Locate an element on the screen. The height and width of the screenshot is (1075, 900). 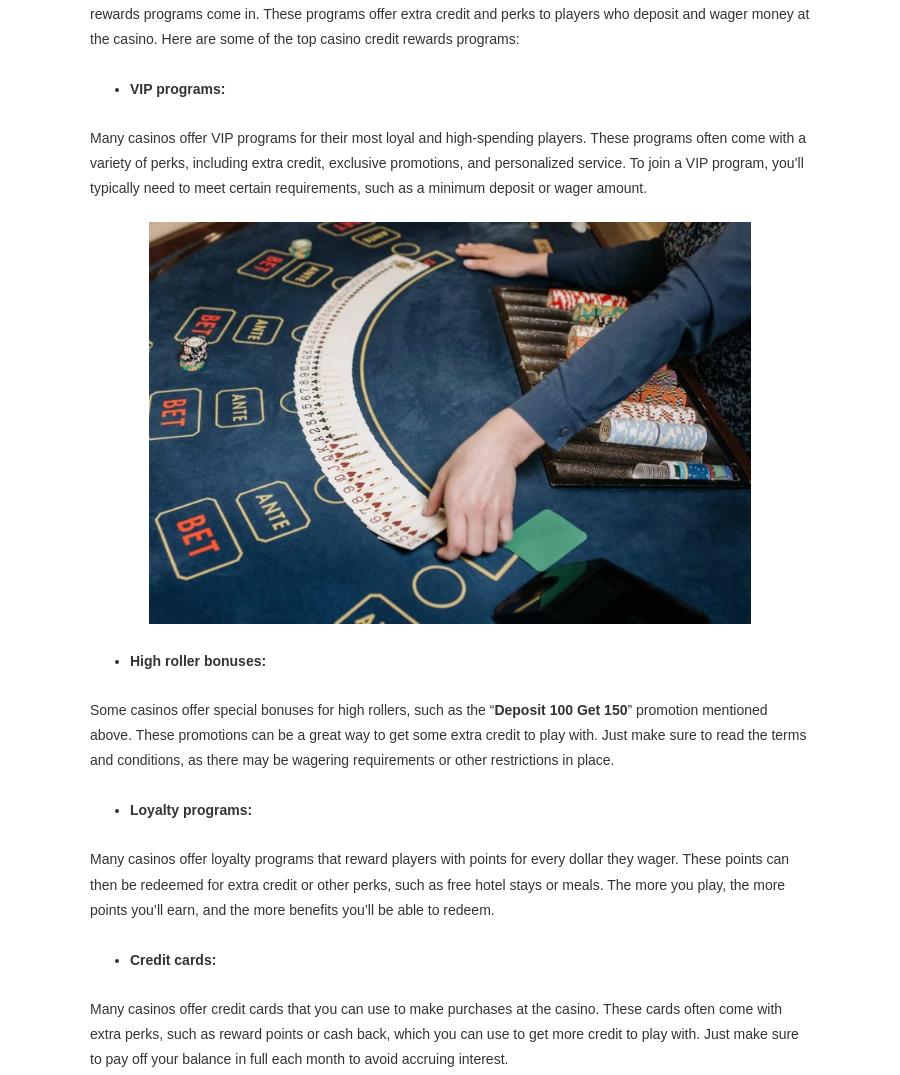
'Many casinos offer loyalty programs that reward players with points for every dollar they wager. These points can then be redeemed for extra credit or other perks, such as free hotel stays or meals. The more you play, the more points you’ll earn, and the more benefits you’ll be able to redeem.' is located at coordinates (89, 882).